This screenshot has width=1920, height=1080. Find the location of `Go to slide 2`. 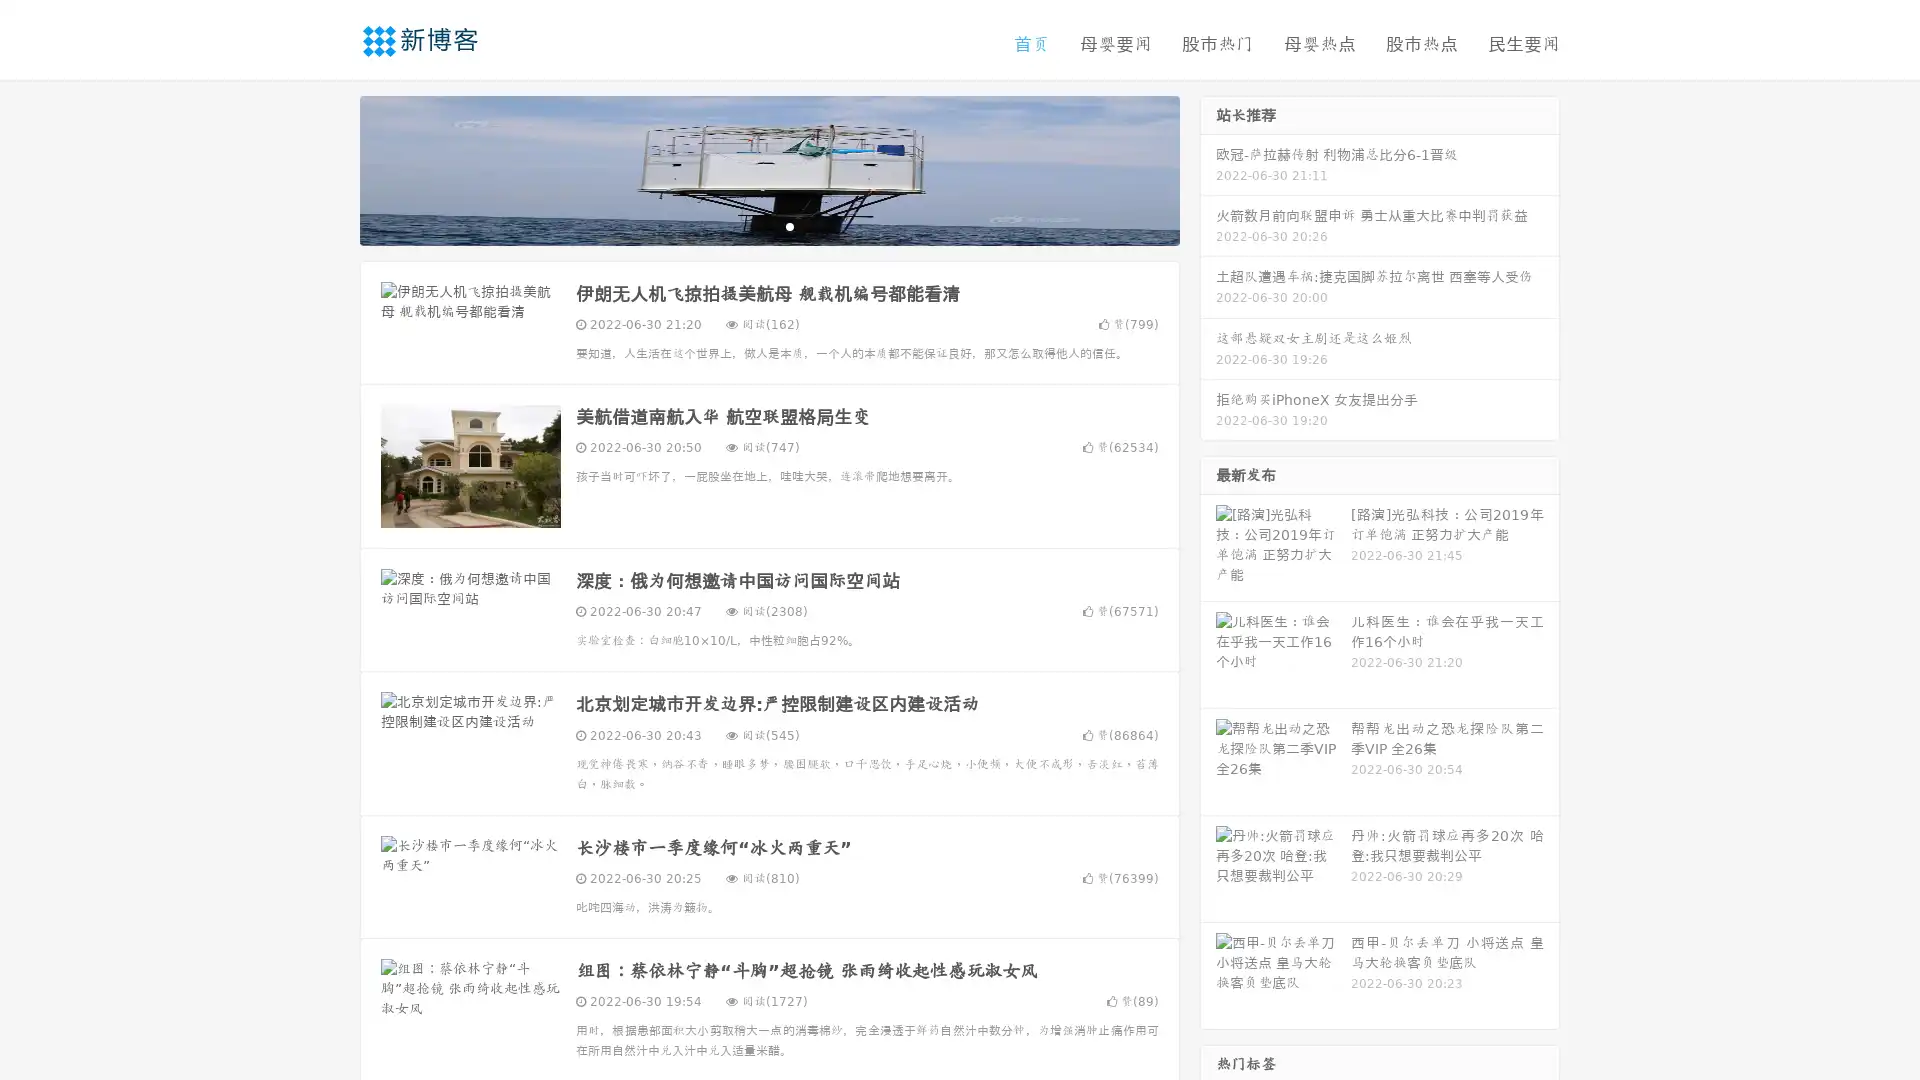

Go to slide 2 is located at coordinates (768, 225).